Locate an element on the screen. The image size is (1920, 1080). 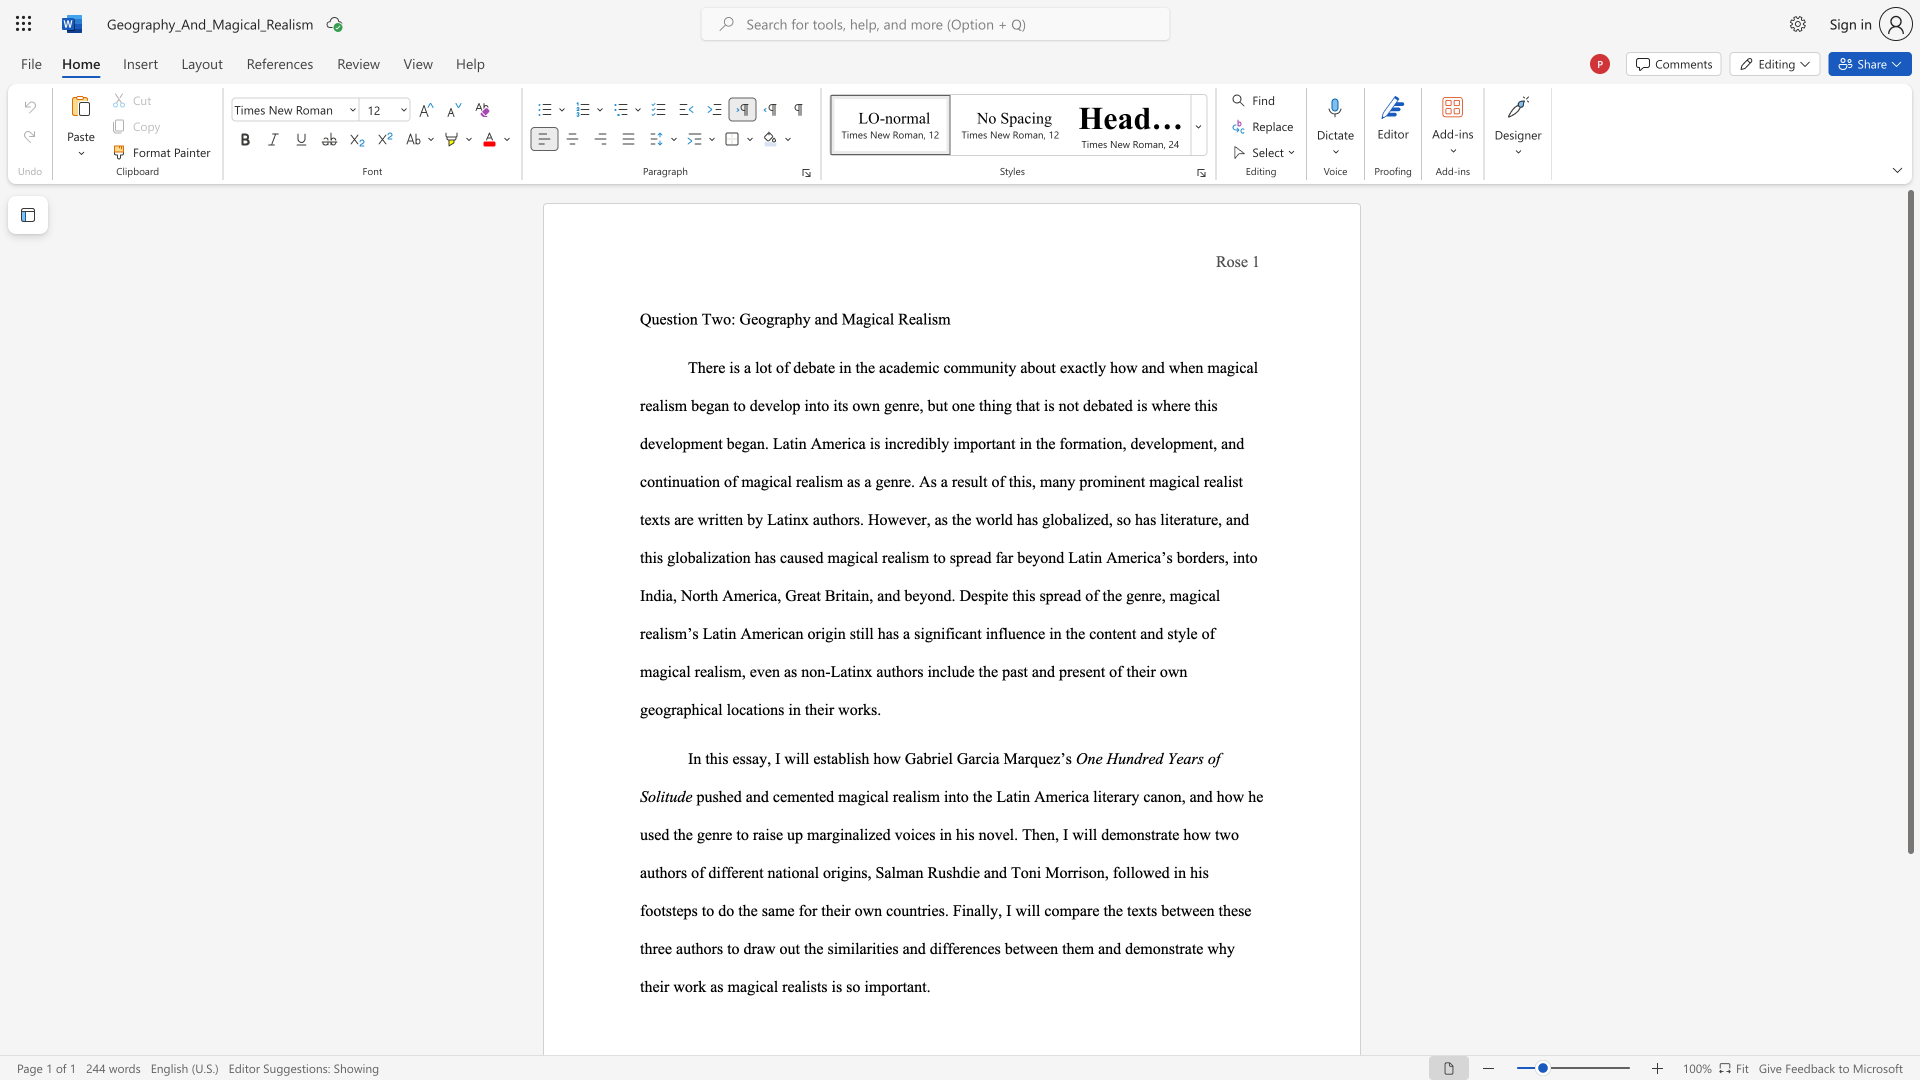
the vertical scrollbar to lower the page content is located at coordinates (1909, 990).